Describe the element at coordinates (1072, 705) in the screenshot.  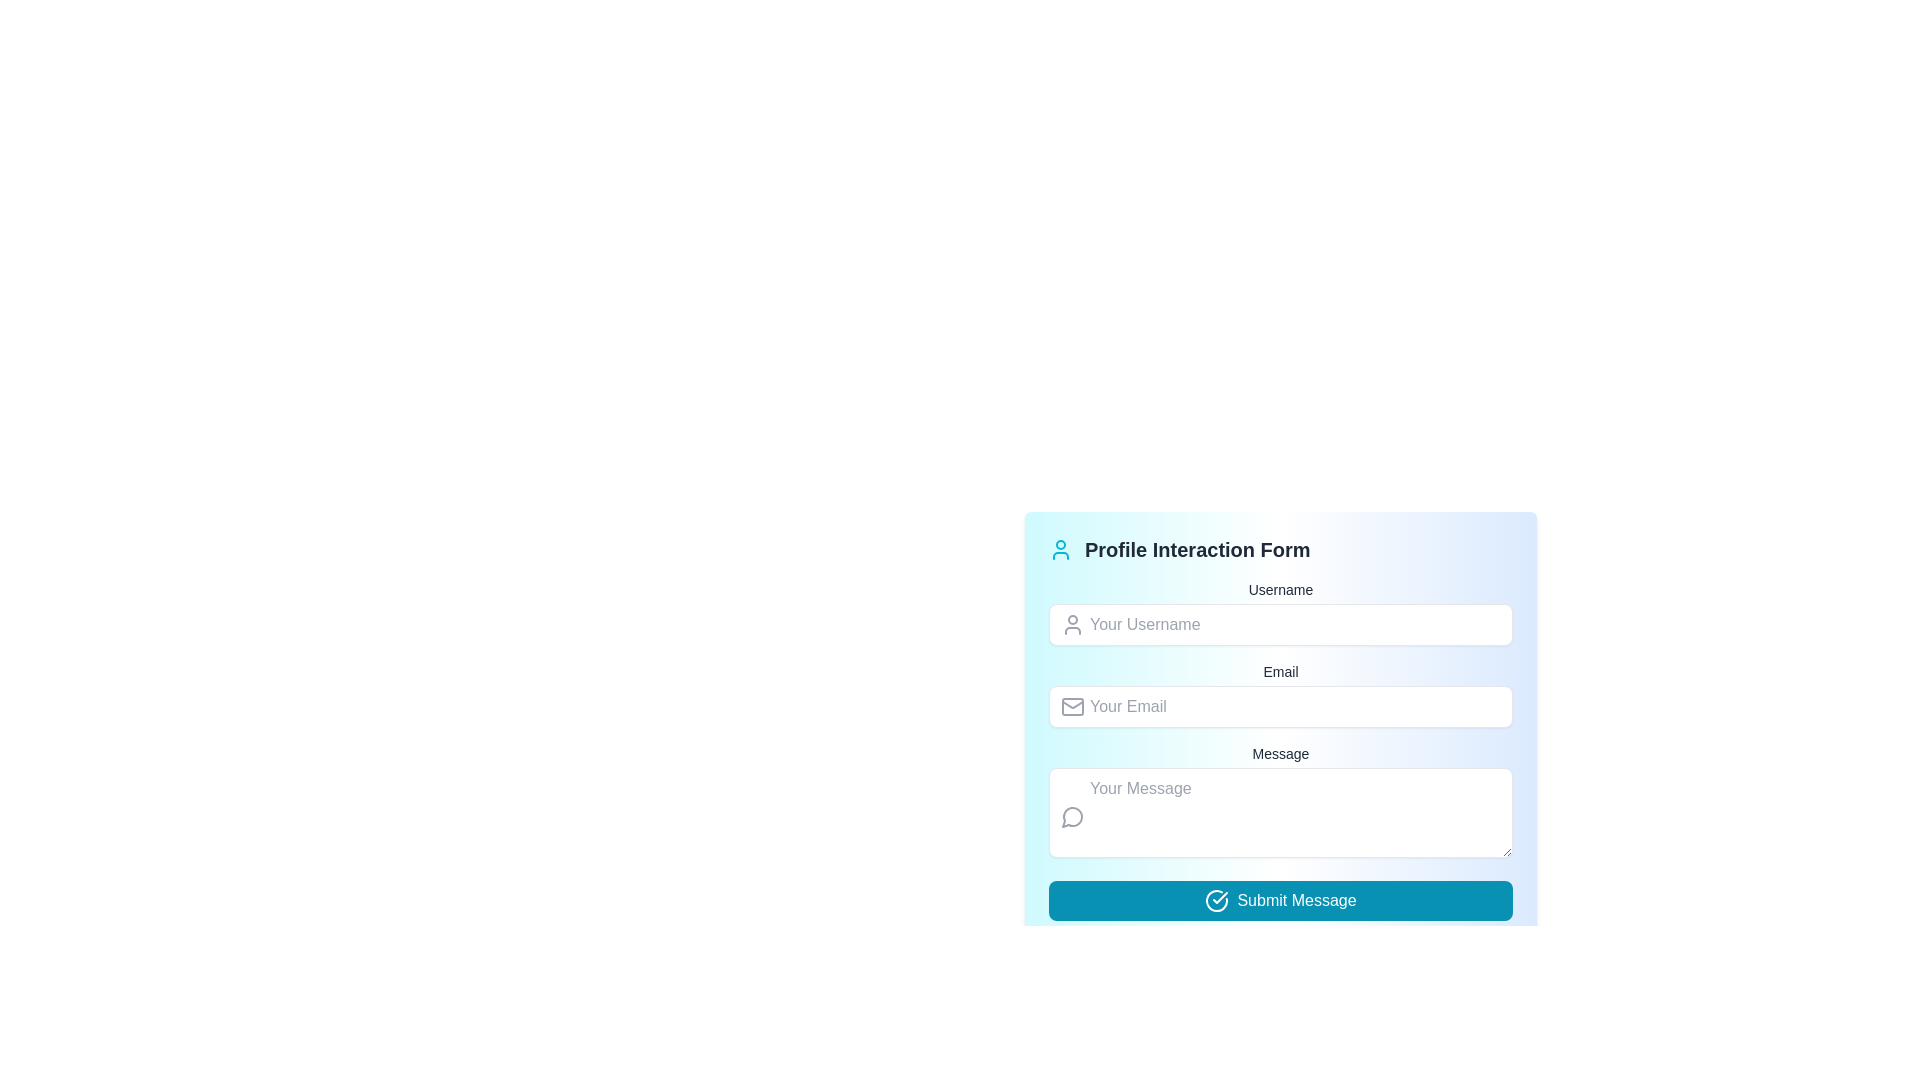
I see `the mail icon, which is a rectangular graphical component resembling an envelope, located to the left of the 'Email' input field` at that location.